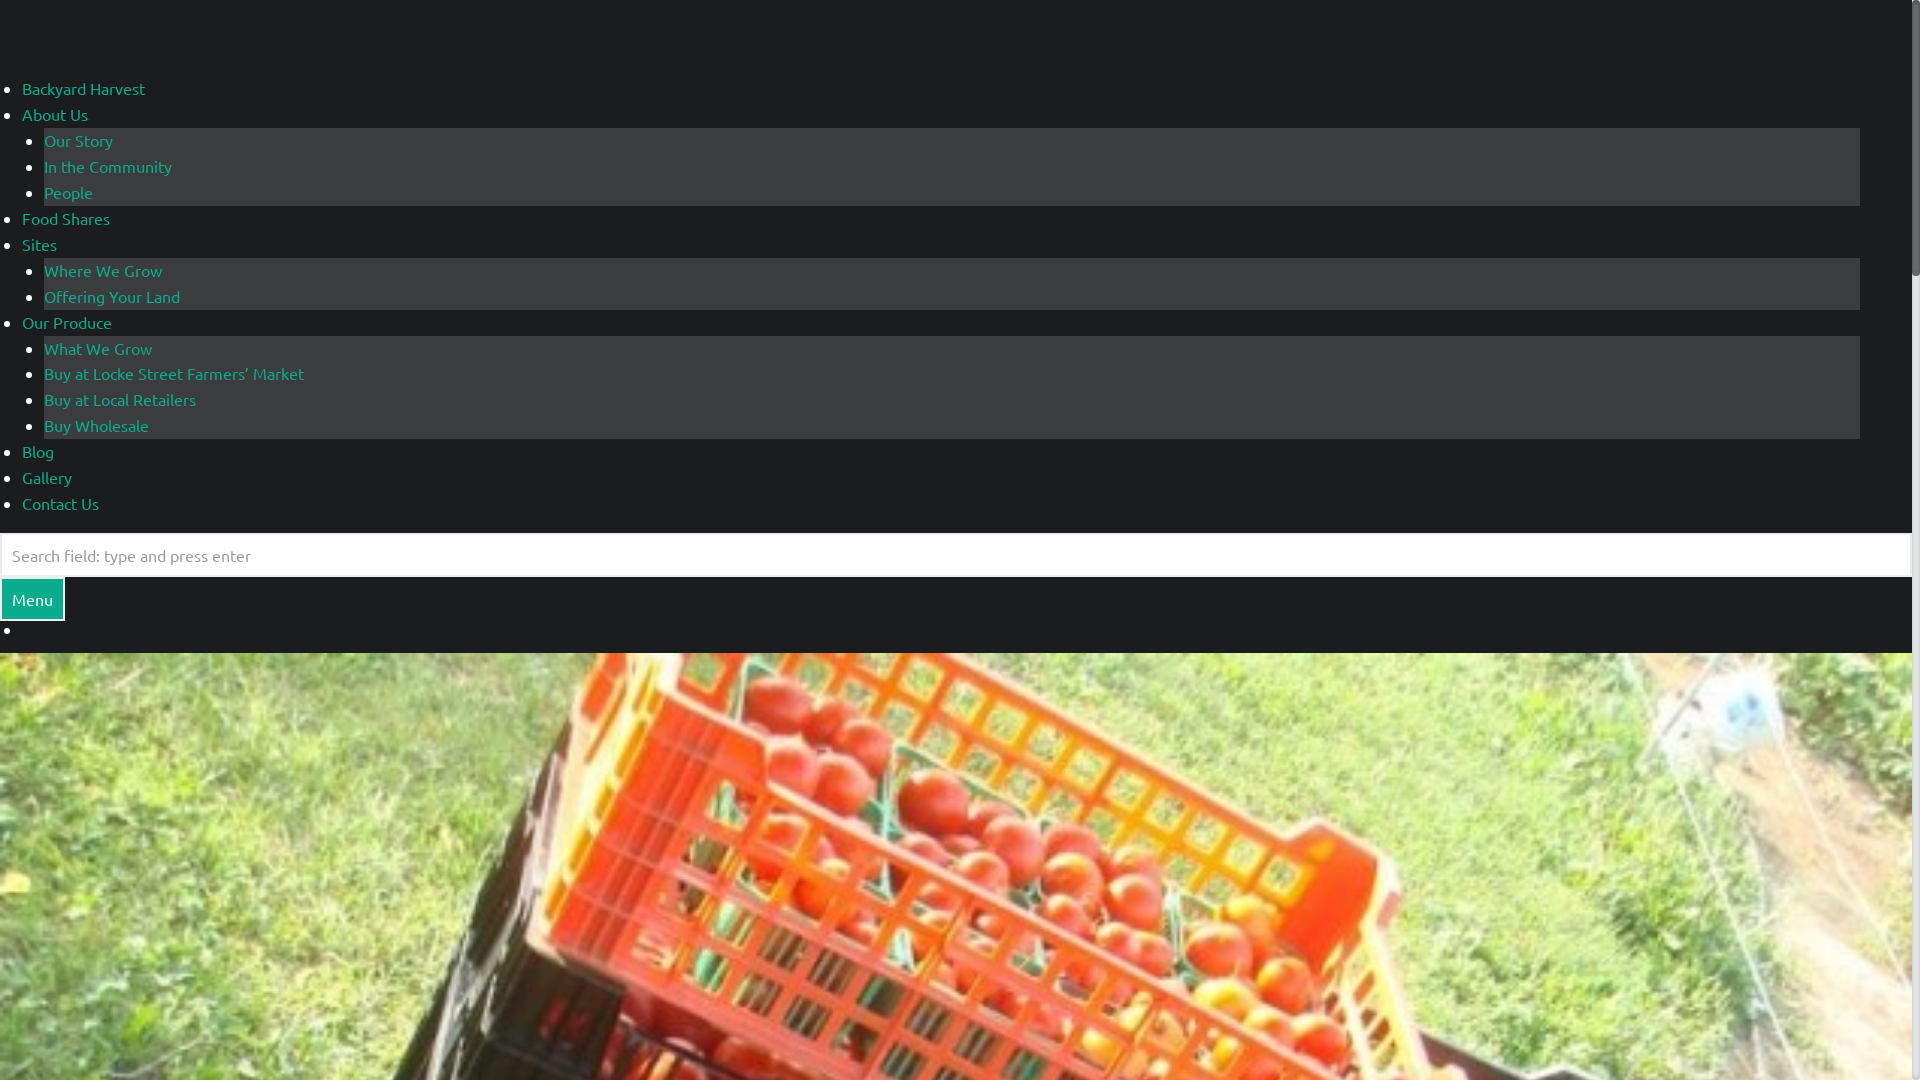 The image size is (1920, 1080). What do you see at coordinates (60, 501) in the screenshot?
I see `'Contact Us'` at bounding box center [60, 501].